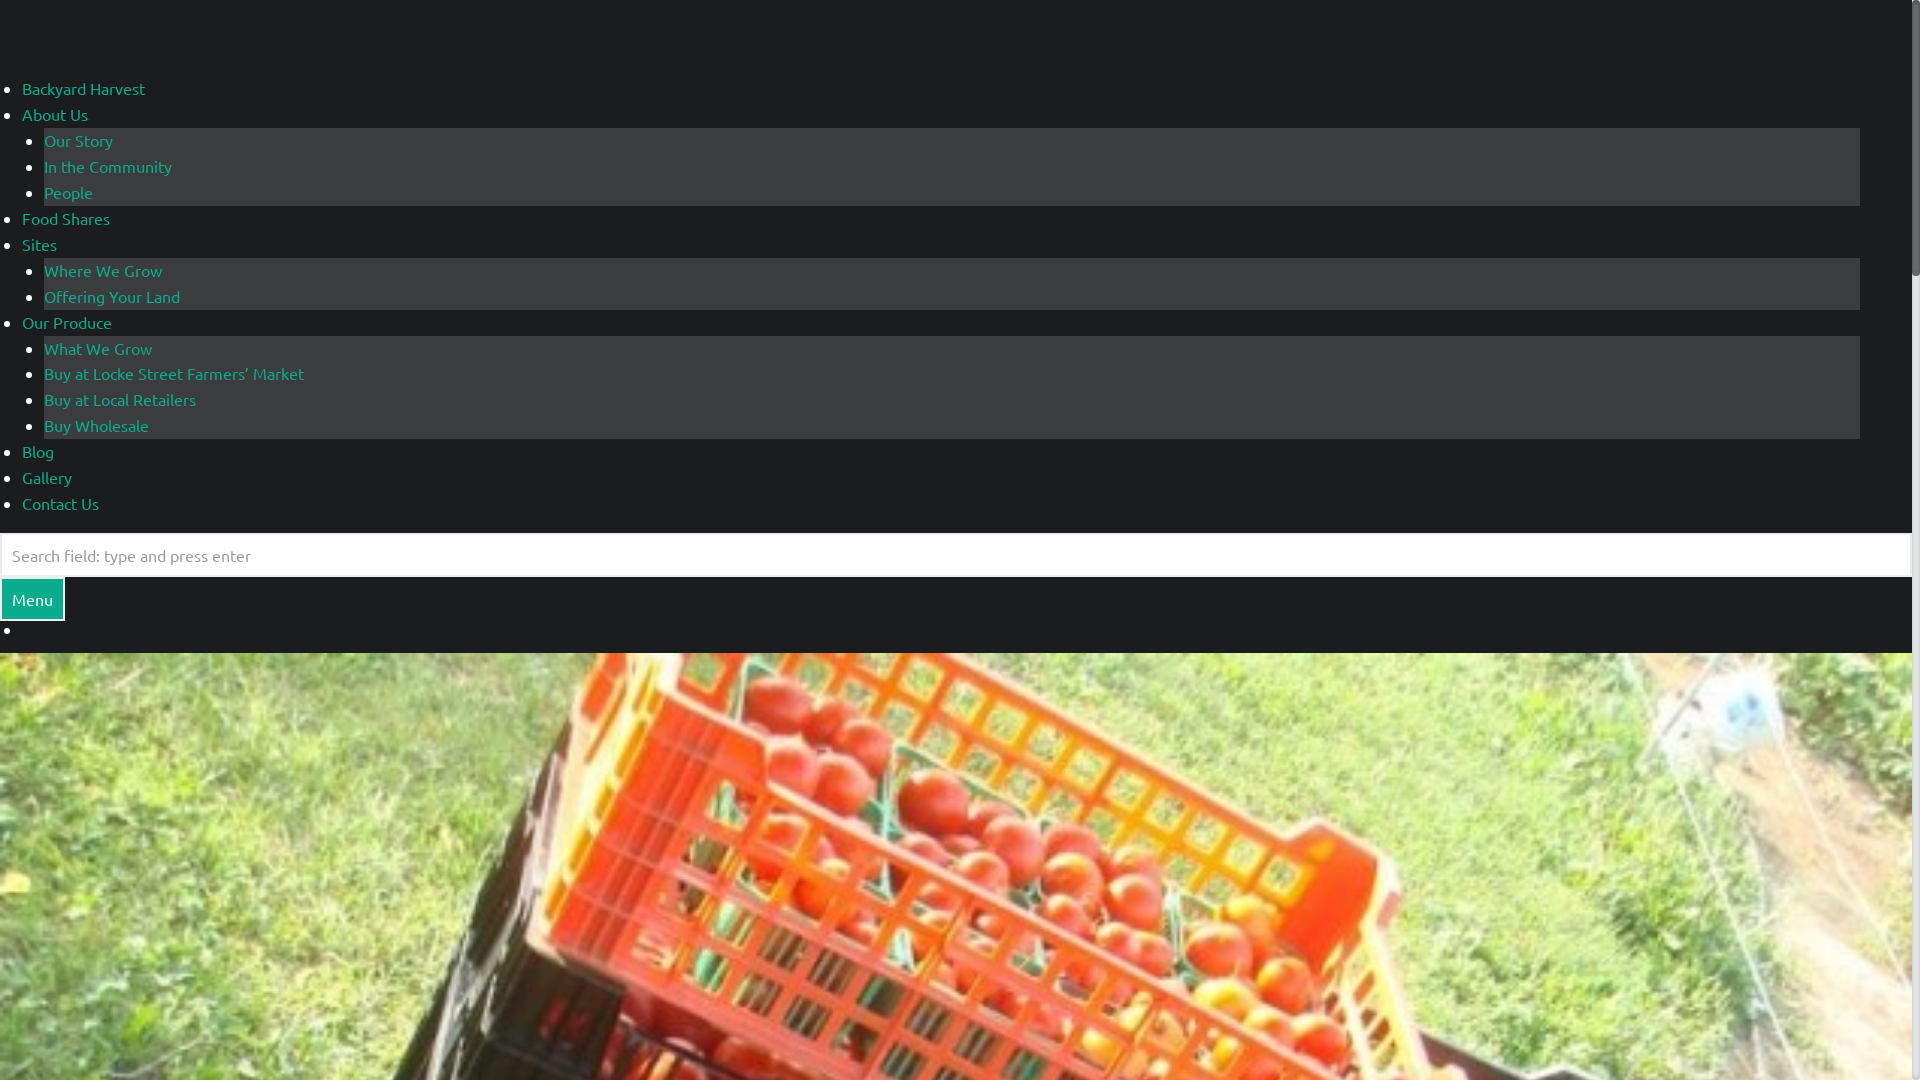 The image size is (1920, 1080). What do you see at coordinates (60, 501) in the screenshot?
I see `'Contact Us'` at bounding box center [60, 501].